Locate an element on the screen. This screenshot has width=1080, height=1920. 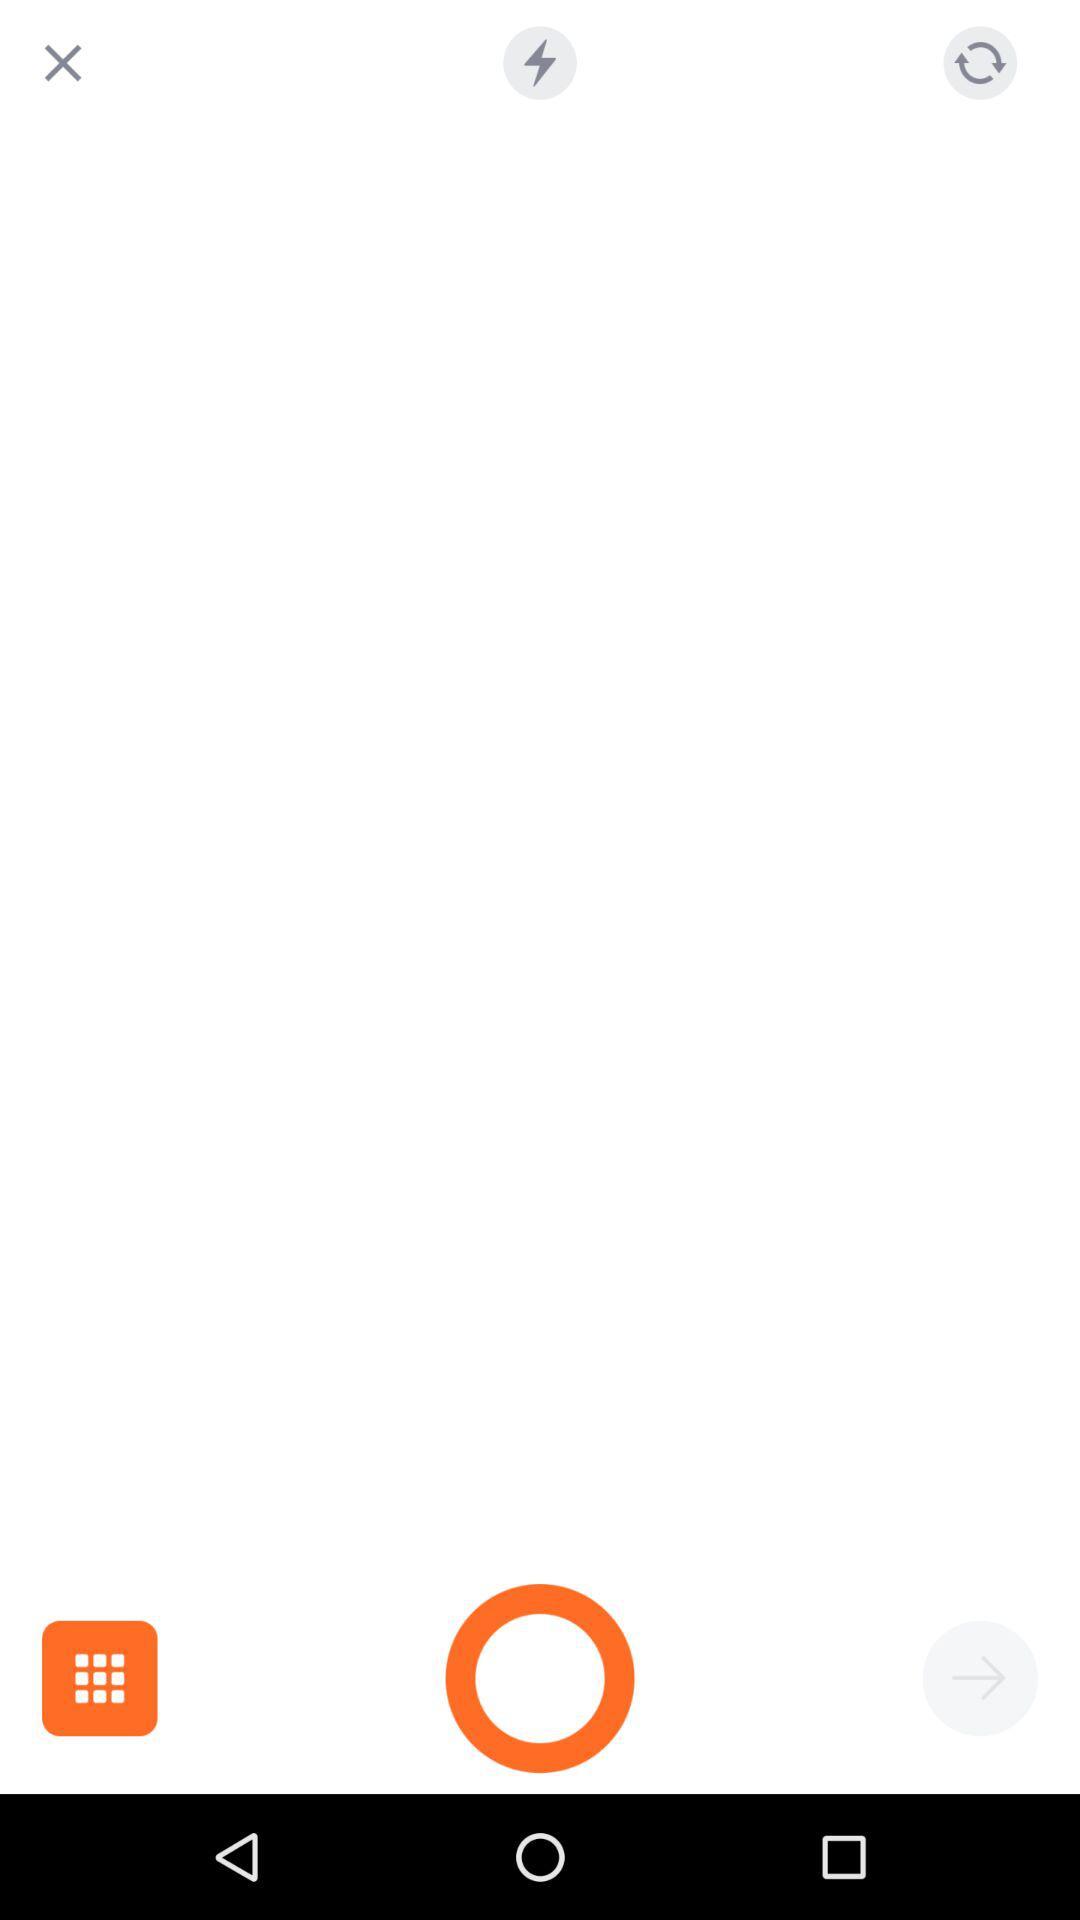
the arrow_forward icon is located at coordinates (979, 1678).